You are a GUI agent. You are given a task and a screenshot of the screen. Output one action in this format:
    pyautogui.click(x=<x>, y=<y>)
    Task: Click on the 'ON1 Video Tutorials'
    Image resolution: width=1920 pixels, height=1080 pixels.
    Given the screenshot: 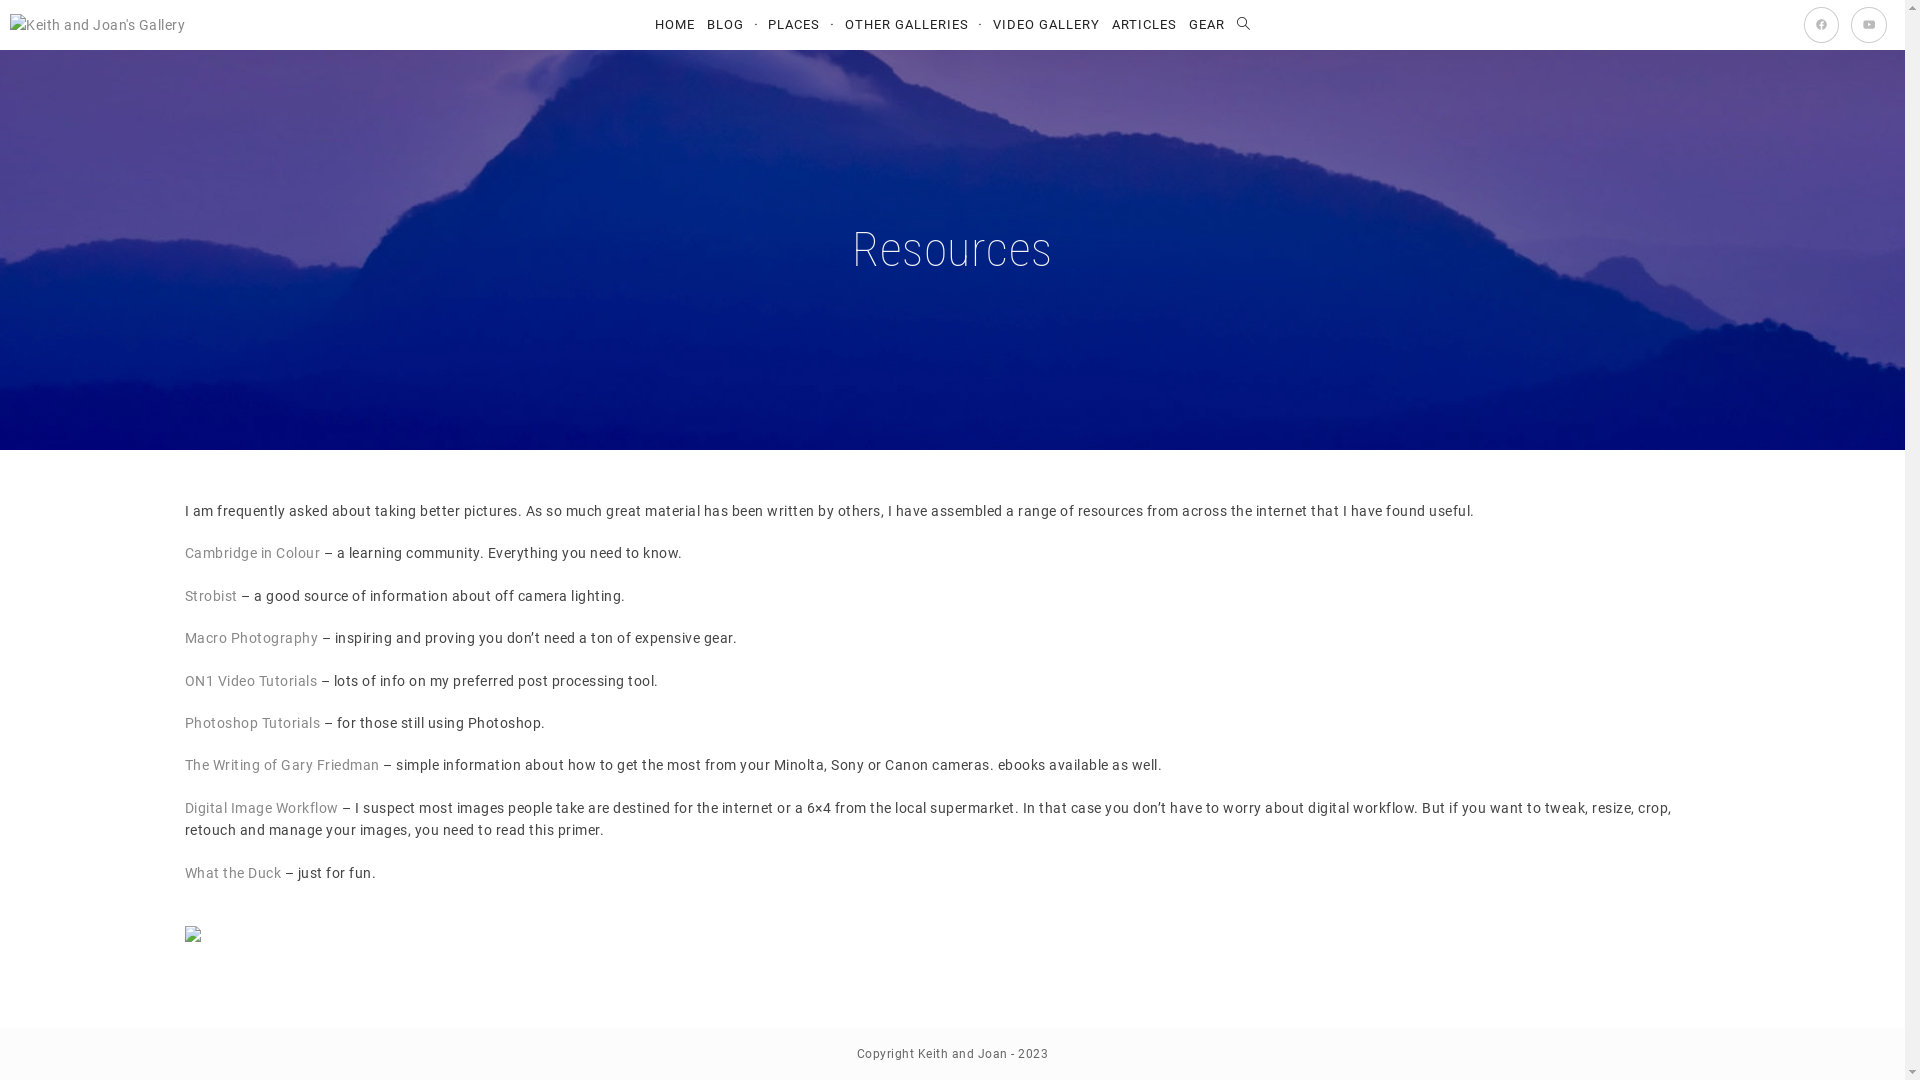 What is the action you would take?
    pyautogui.click(x=183, y=680)
    